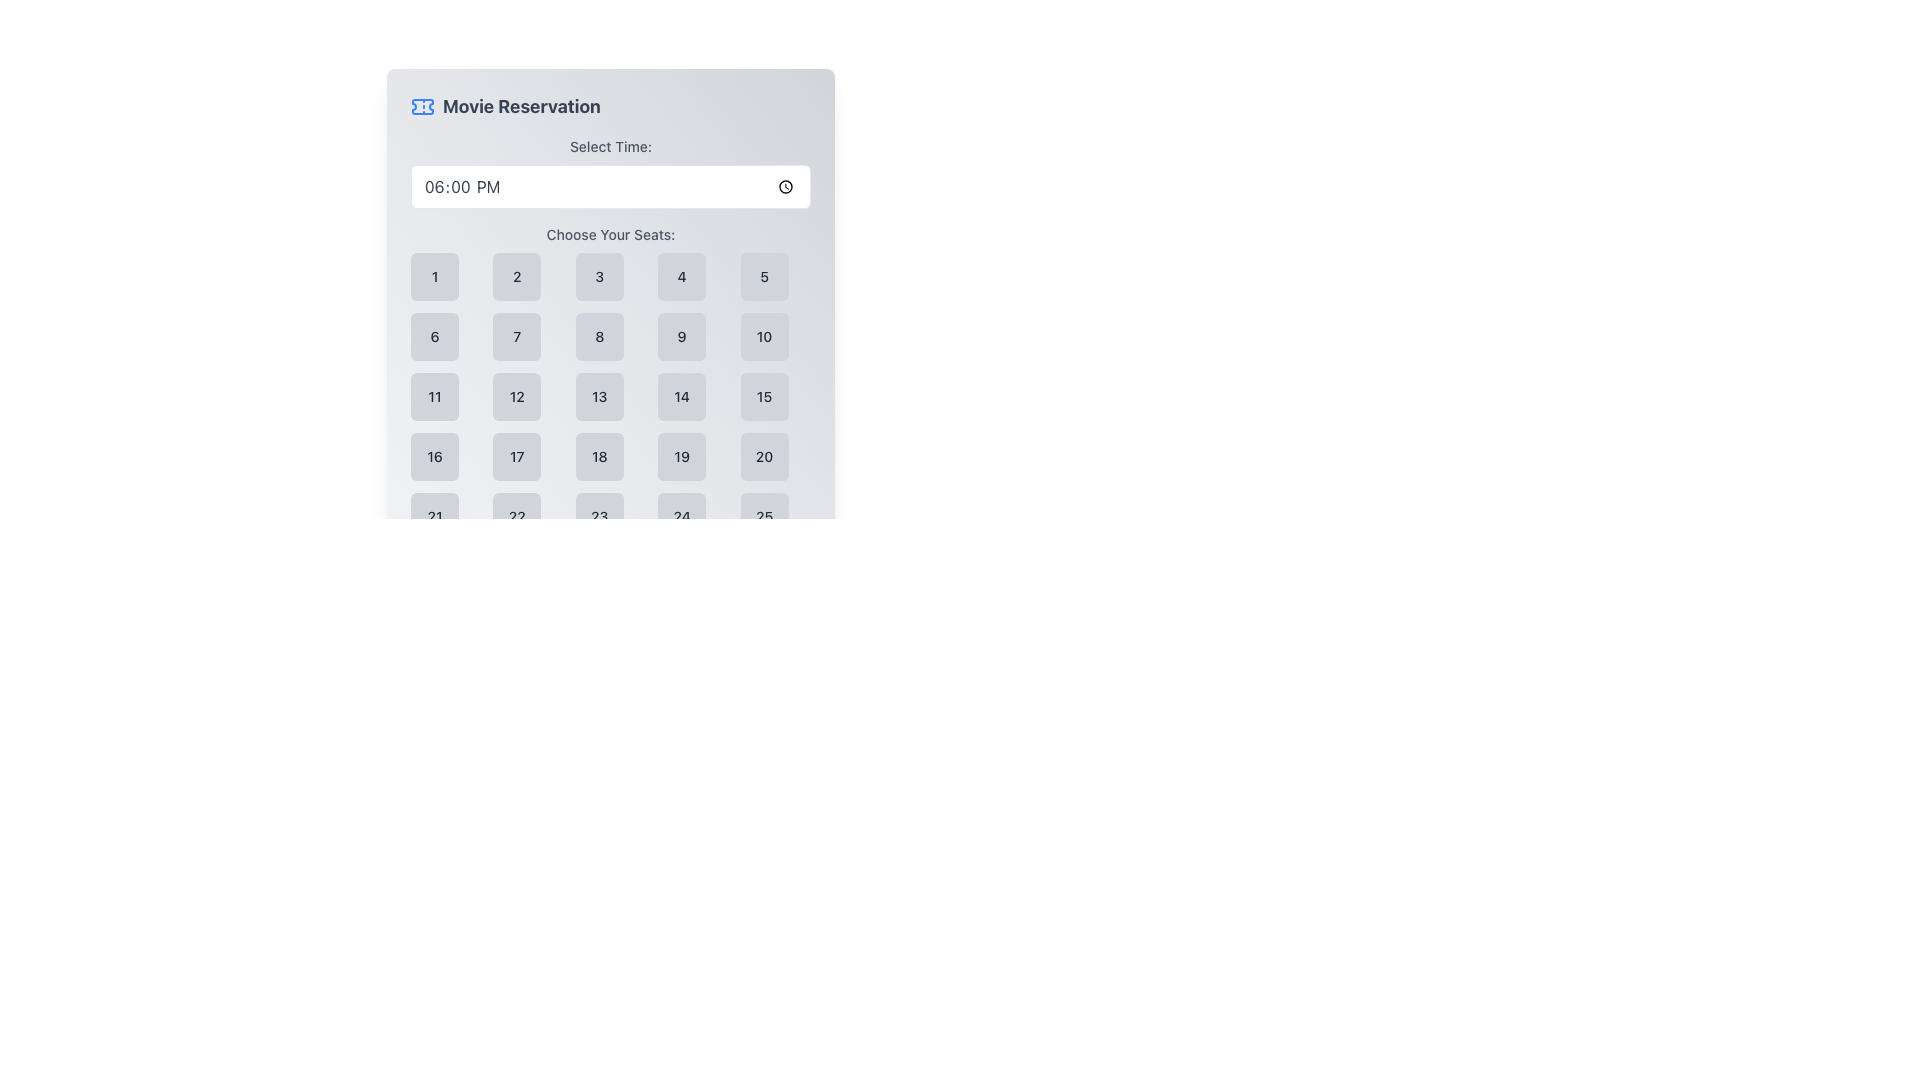  I want to click on the decorative ticket icon within the SVG graphic element located adjacent to the 'Movie Reservation' header text, so click(421, 107).